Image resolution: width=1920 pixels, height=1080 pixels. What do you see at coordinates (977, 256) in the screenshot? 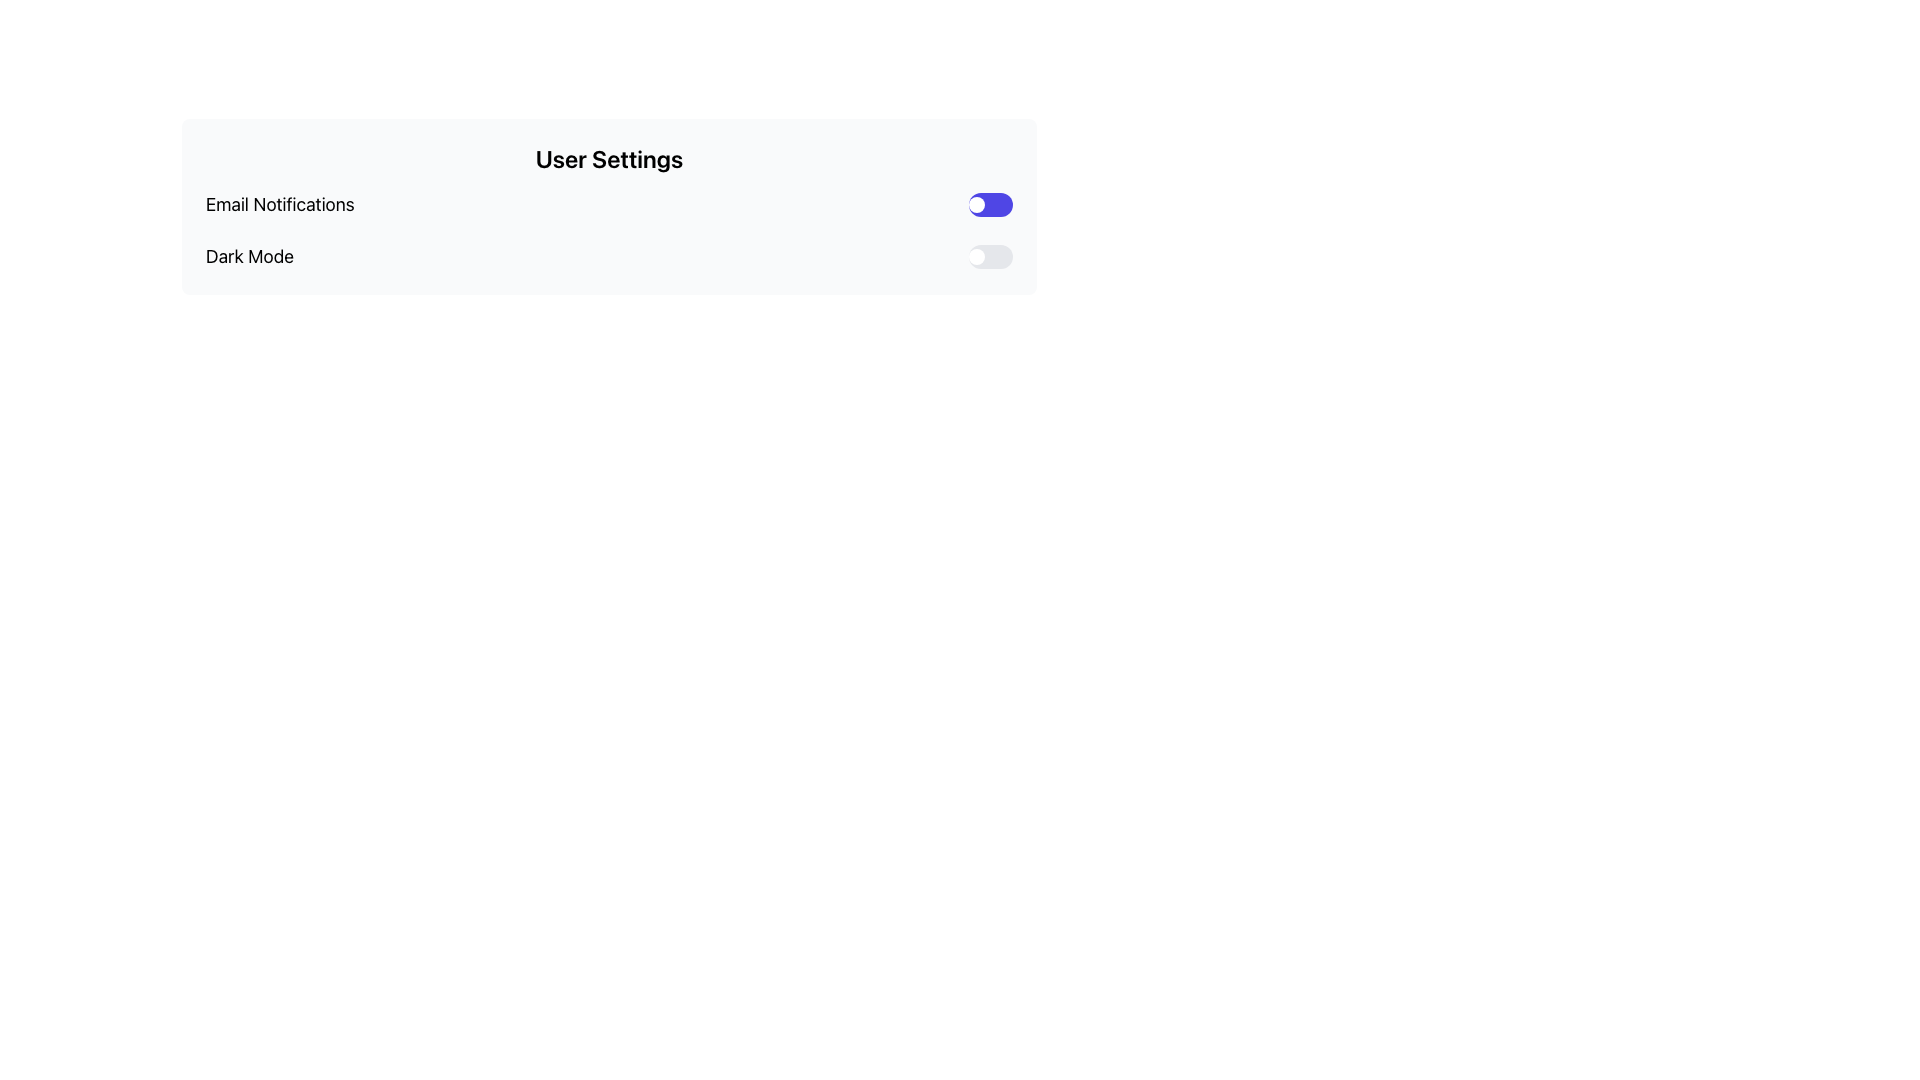
I see `the toggle switch knob for 'Enable Dark Mode', which is located at the leftmost position of the toggle switch` at bounding box center [977, 256].